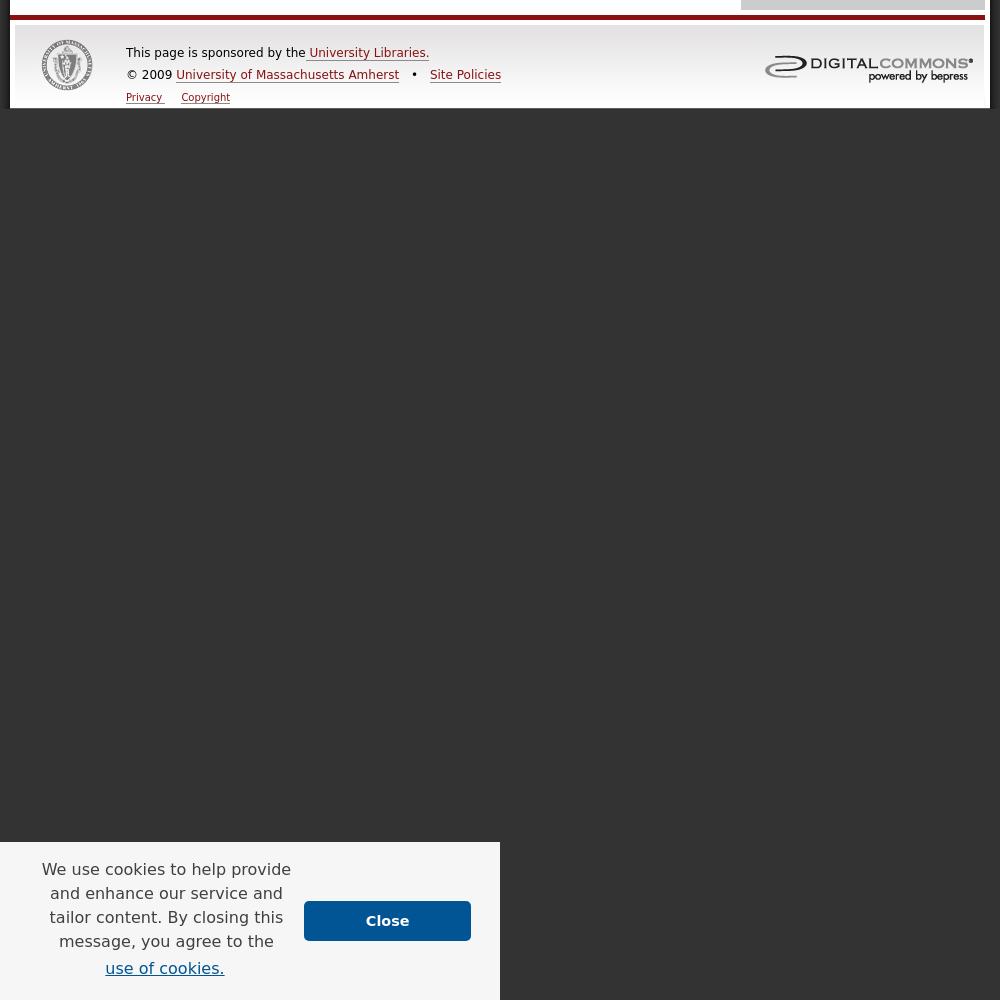  I want to click on 'Copyright', so click(204, 96).